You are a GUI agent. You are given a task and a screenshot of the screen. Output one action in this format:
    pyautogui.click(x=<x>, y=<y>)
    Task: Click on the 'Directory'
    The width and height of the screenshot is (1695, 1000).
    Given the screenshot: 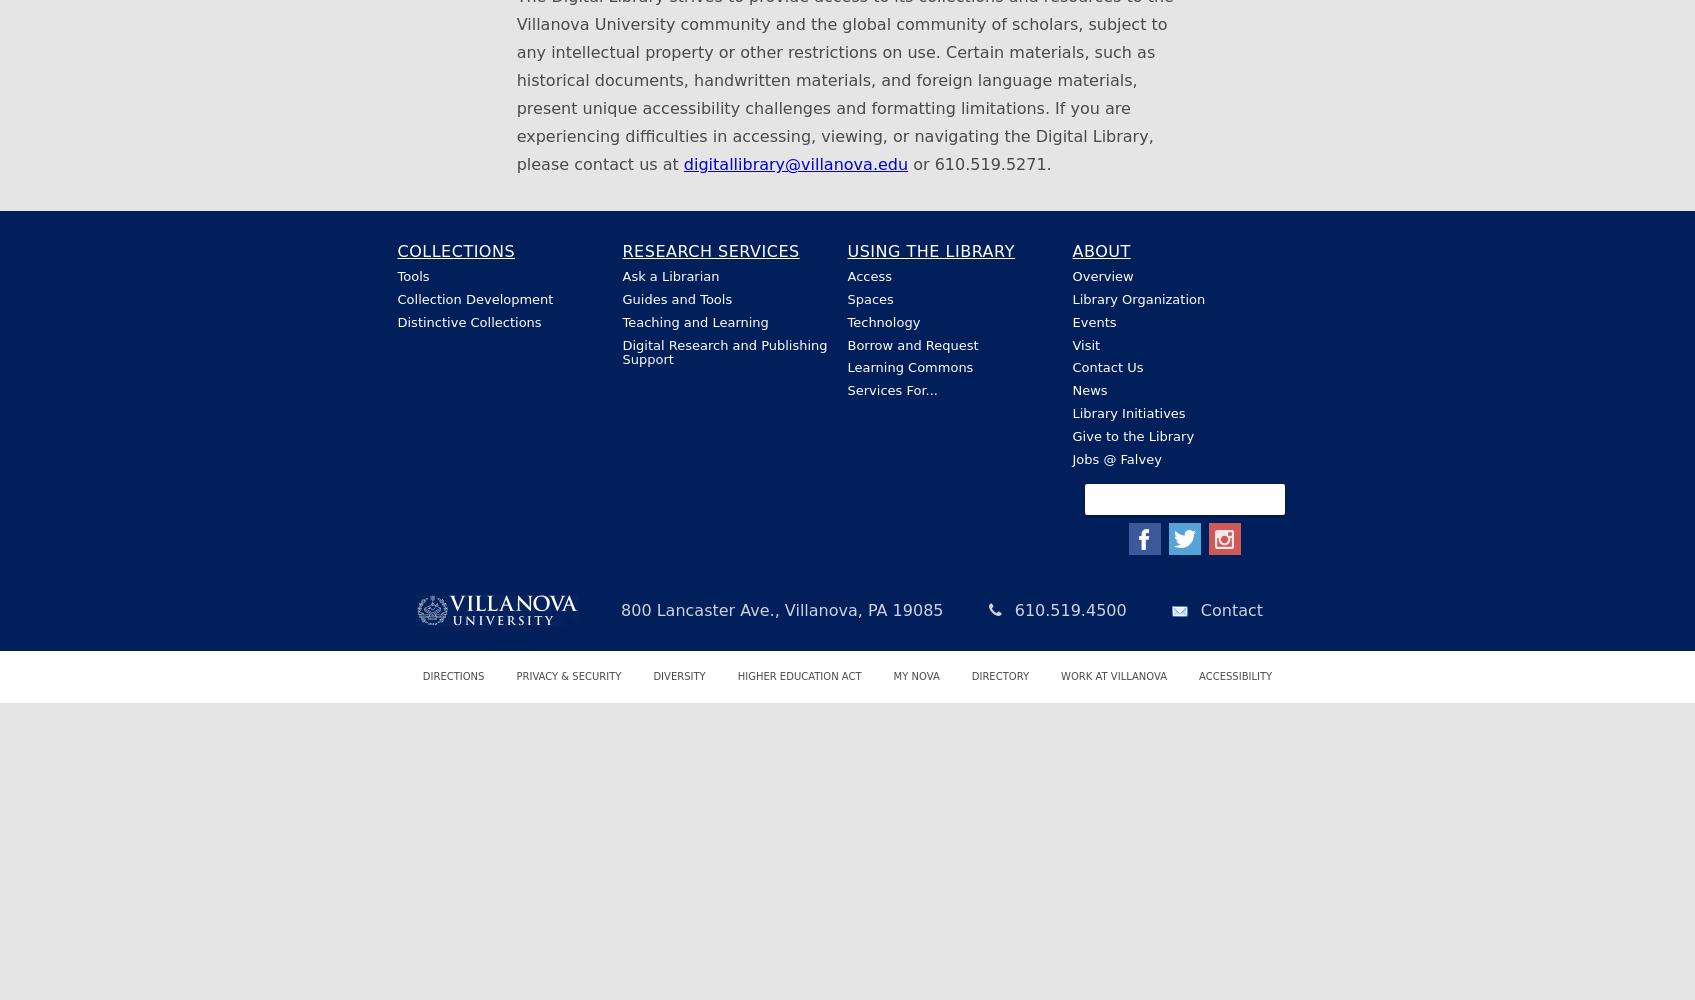 What is the action you would take?
    pyautogui.click(x=971, y=676)
    